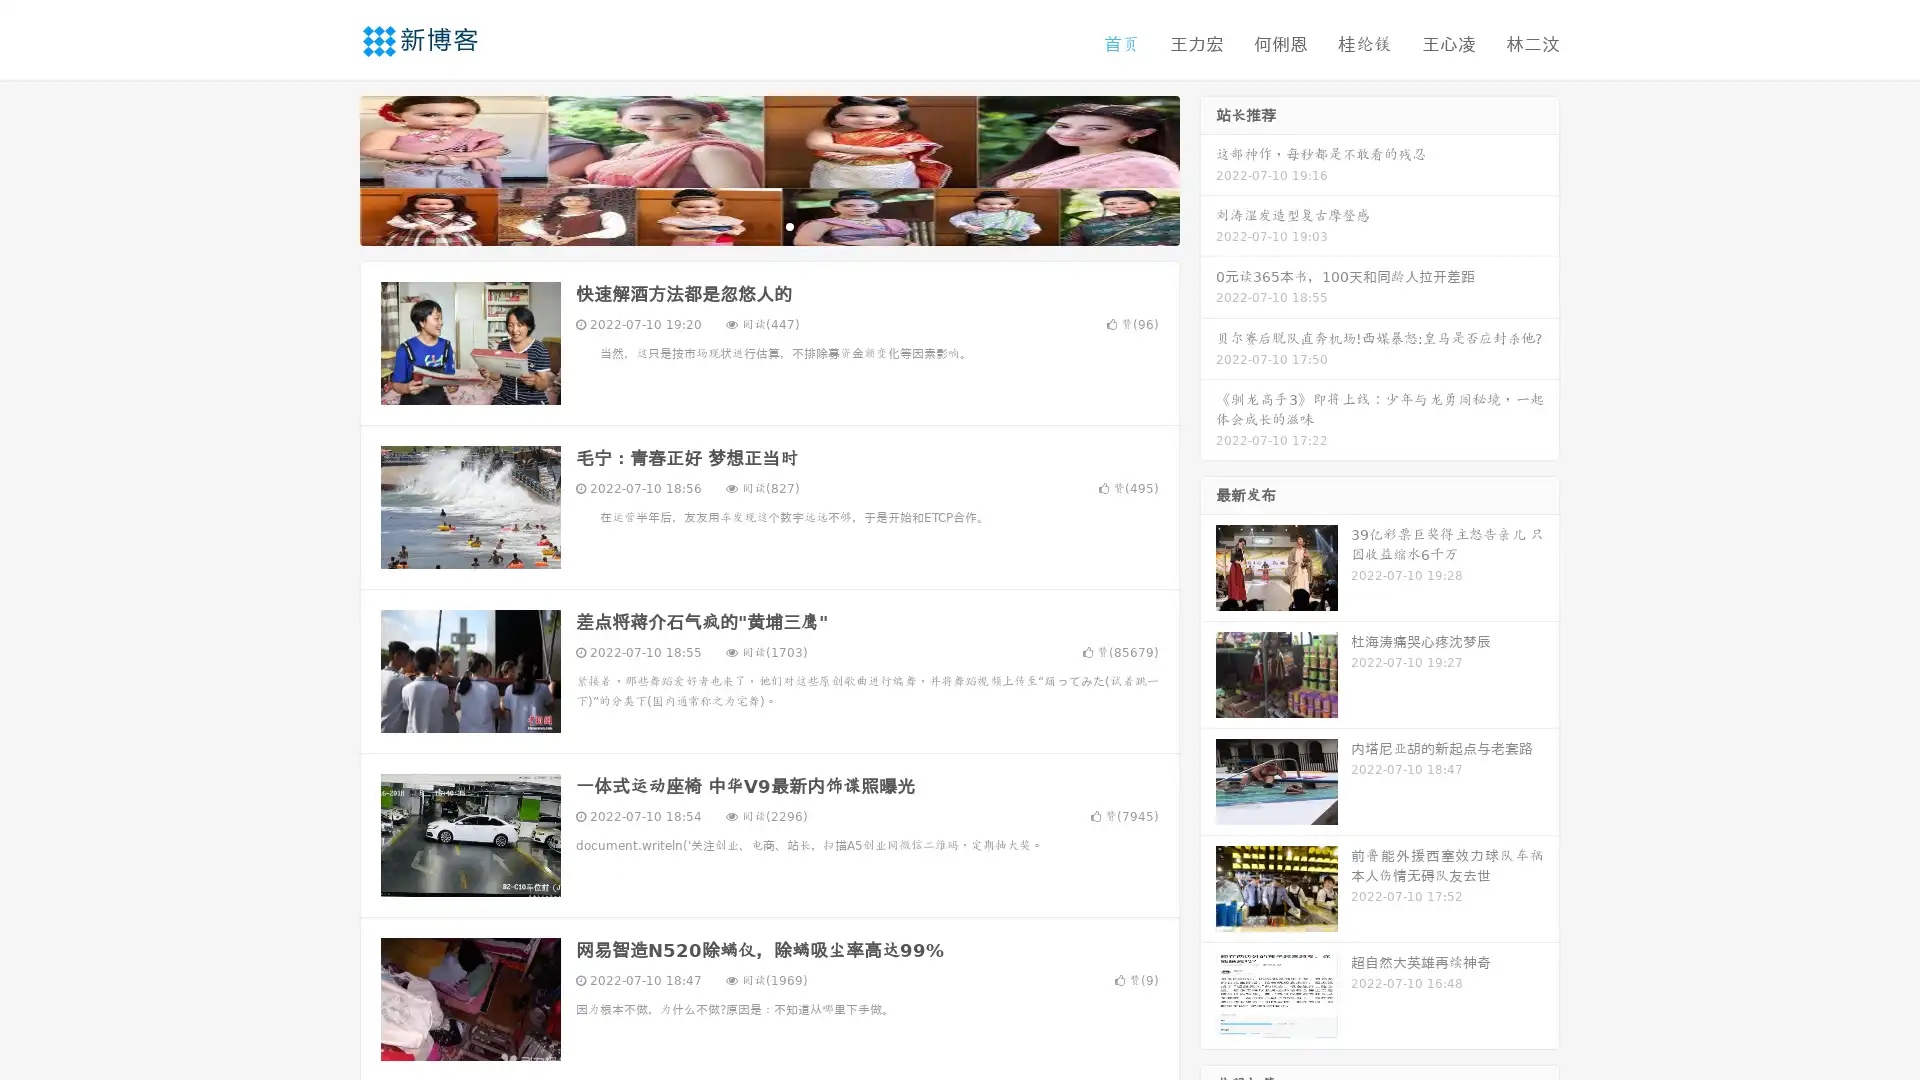 This screenshot has height=1080, width=1920. Describe the element at coordinates (330, 168) in the screenshot. I see `Previous slide` at that location.